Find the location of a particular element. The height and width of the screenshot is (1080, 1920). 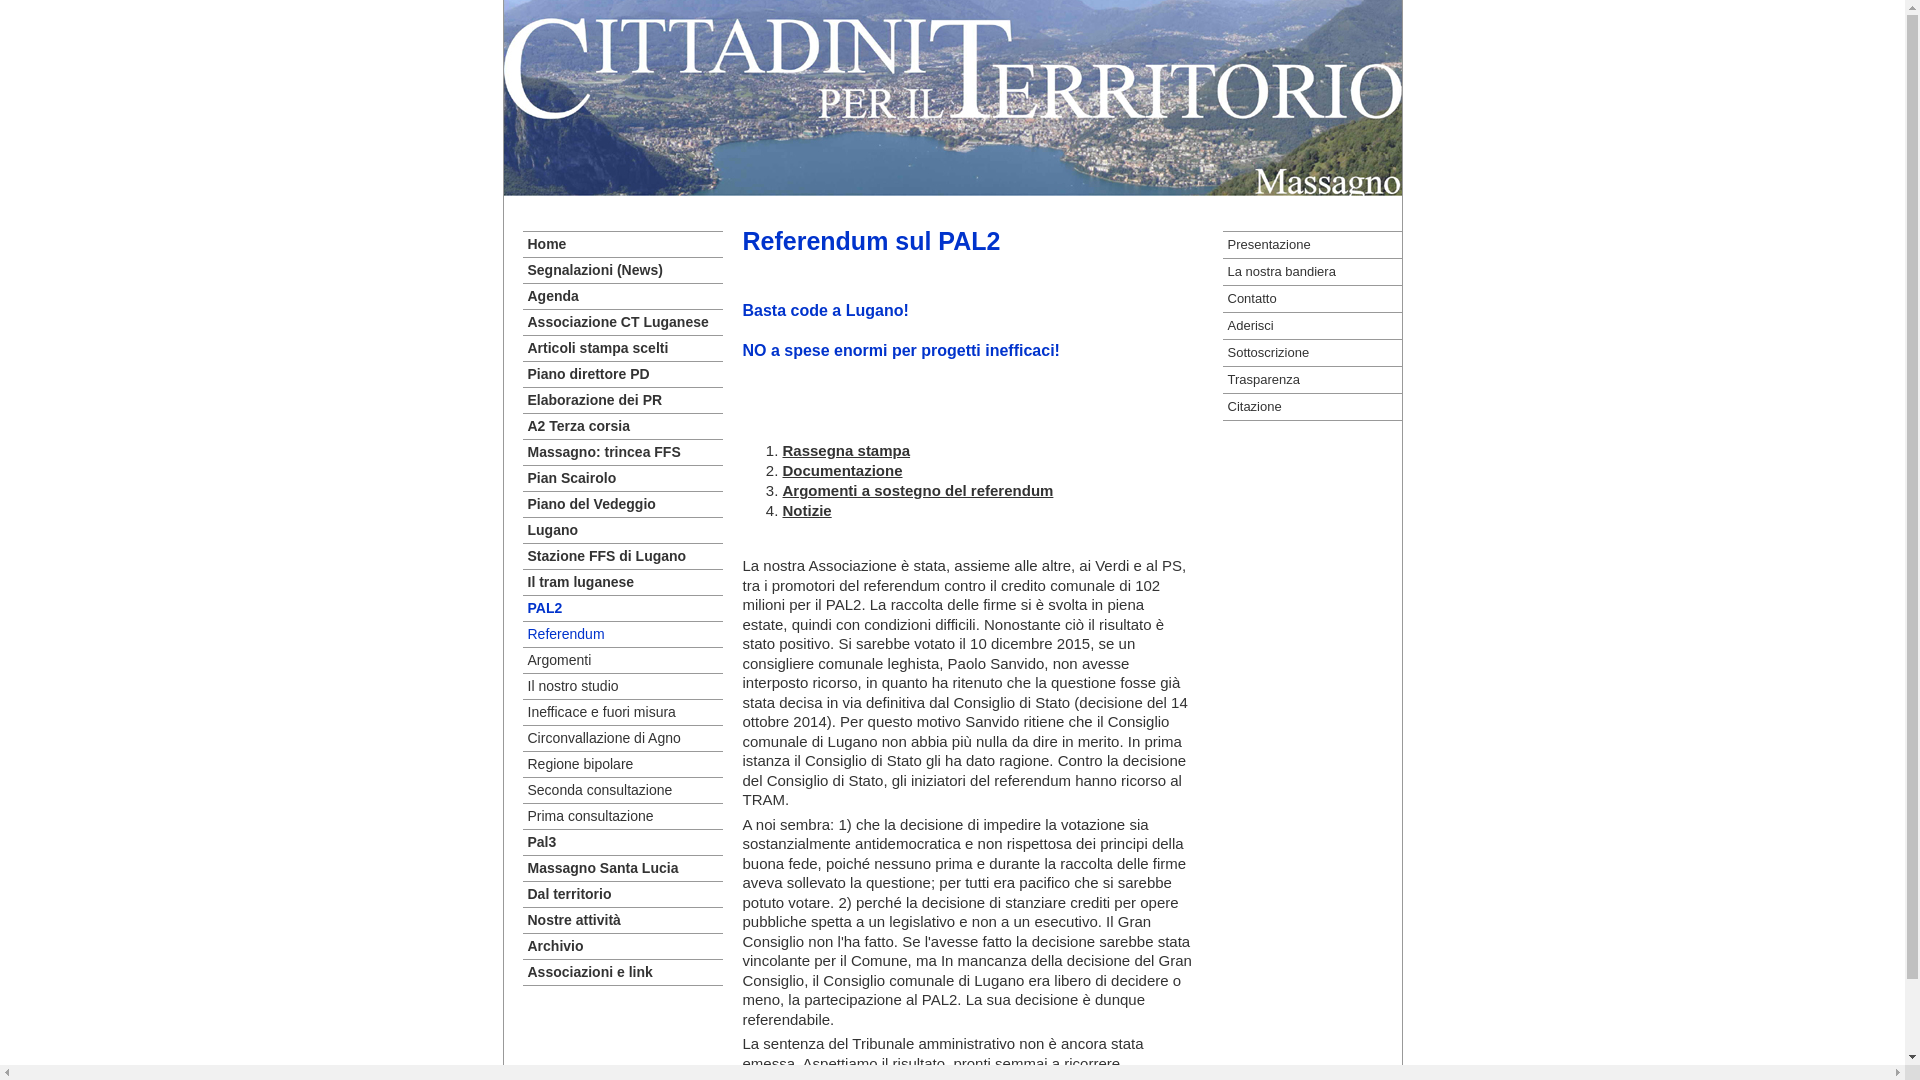

'Pal3' is located at coordinates (522, 842).